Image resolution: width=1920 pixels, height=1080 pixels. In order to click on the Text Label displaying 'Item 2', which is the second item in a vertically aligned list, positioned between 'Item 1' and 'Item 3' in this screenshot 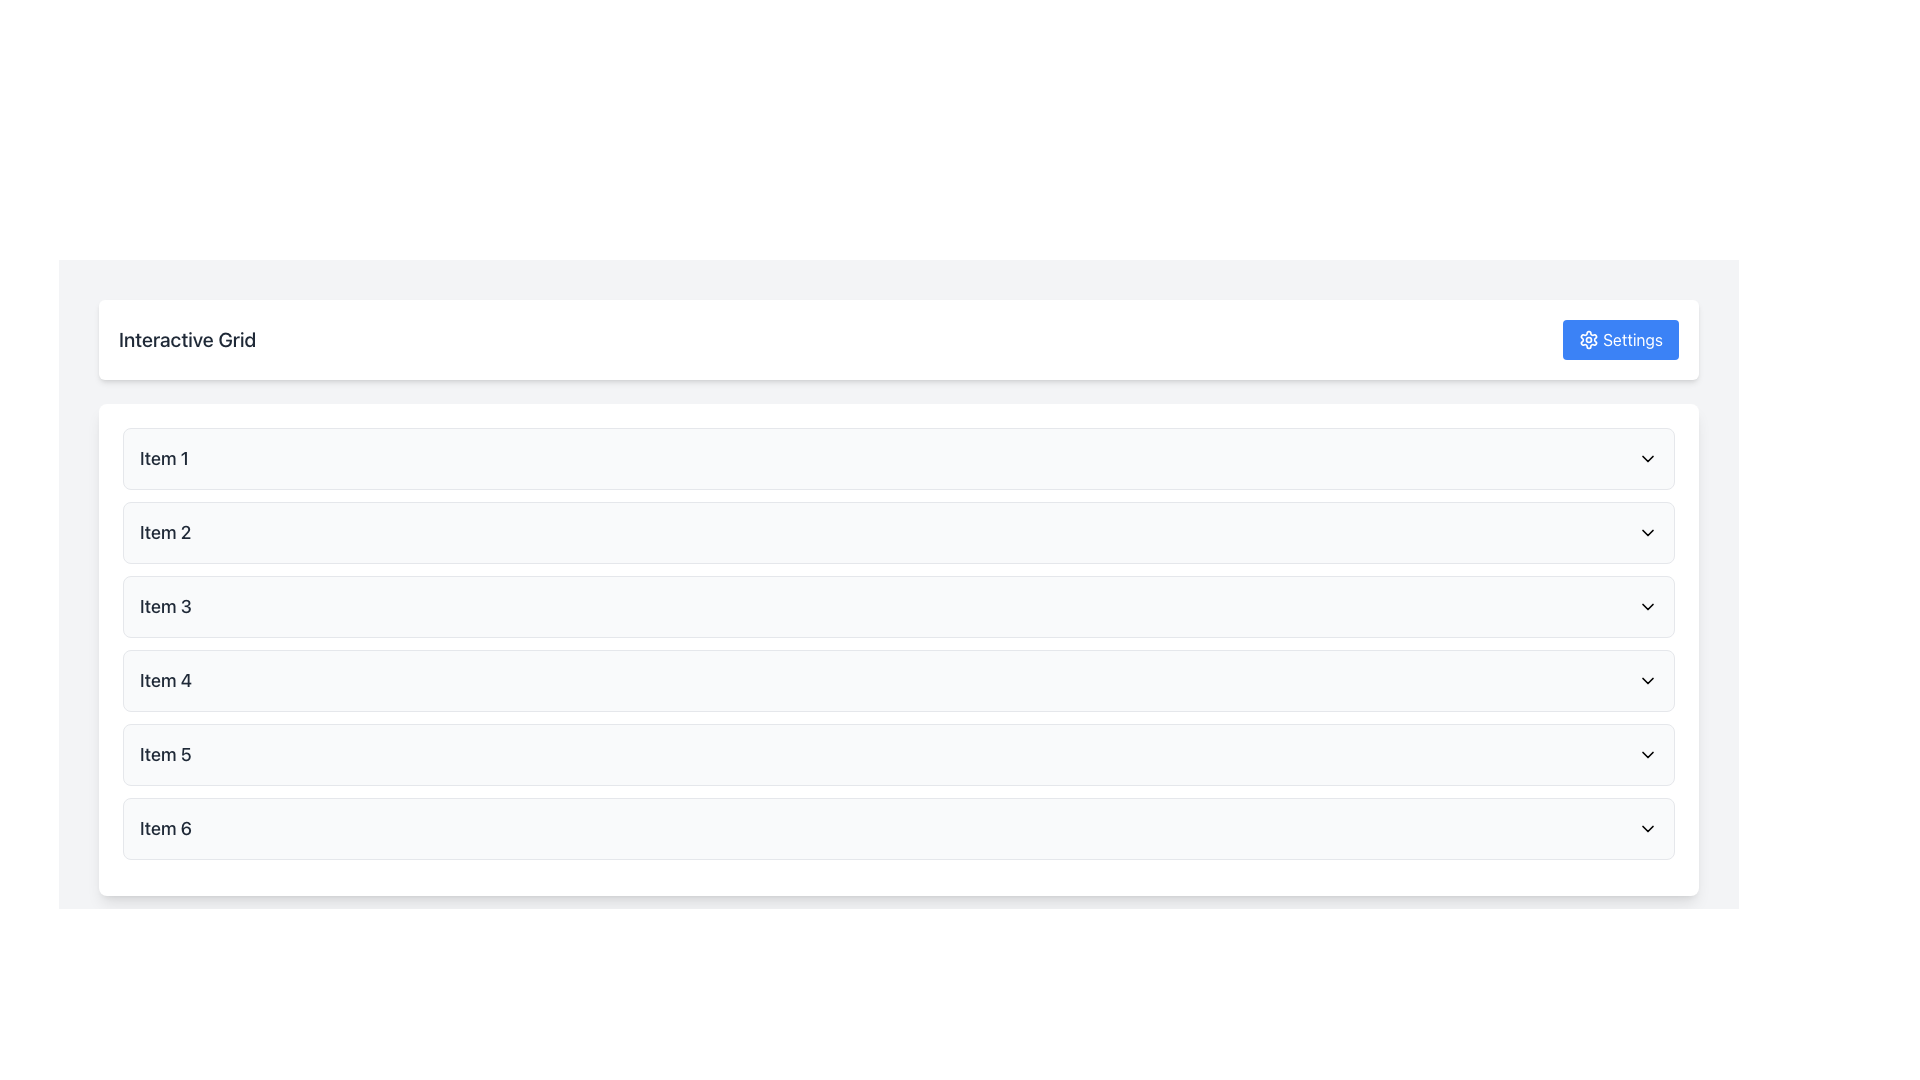, I will do `click(165, 531)`.